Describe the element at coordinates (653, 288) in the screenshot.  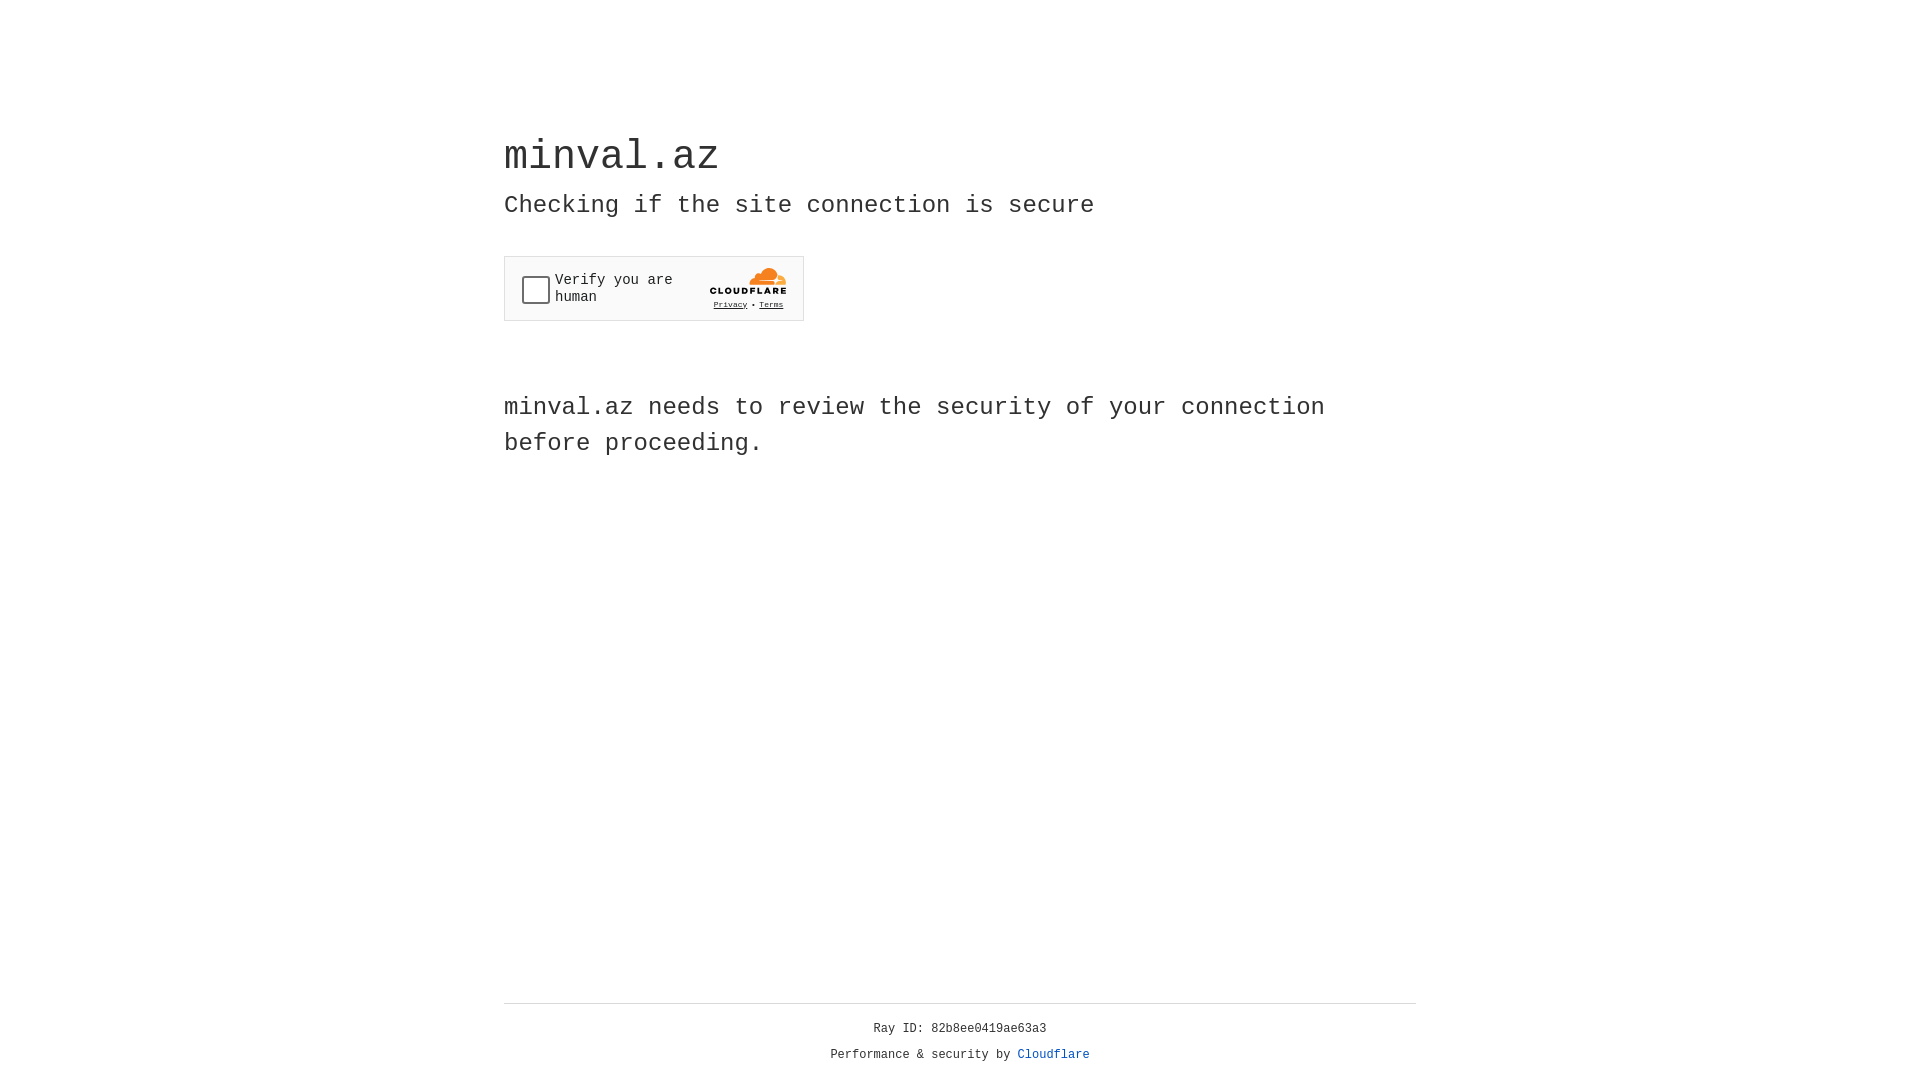
I see `'Widget containing a Cloudflare security challenge'` at that location.